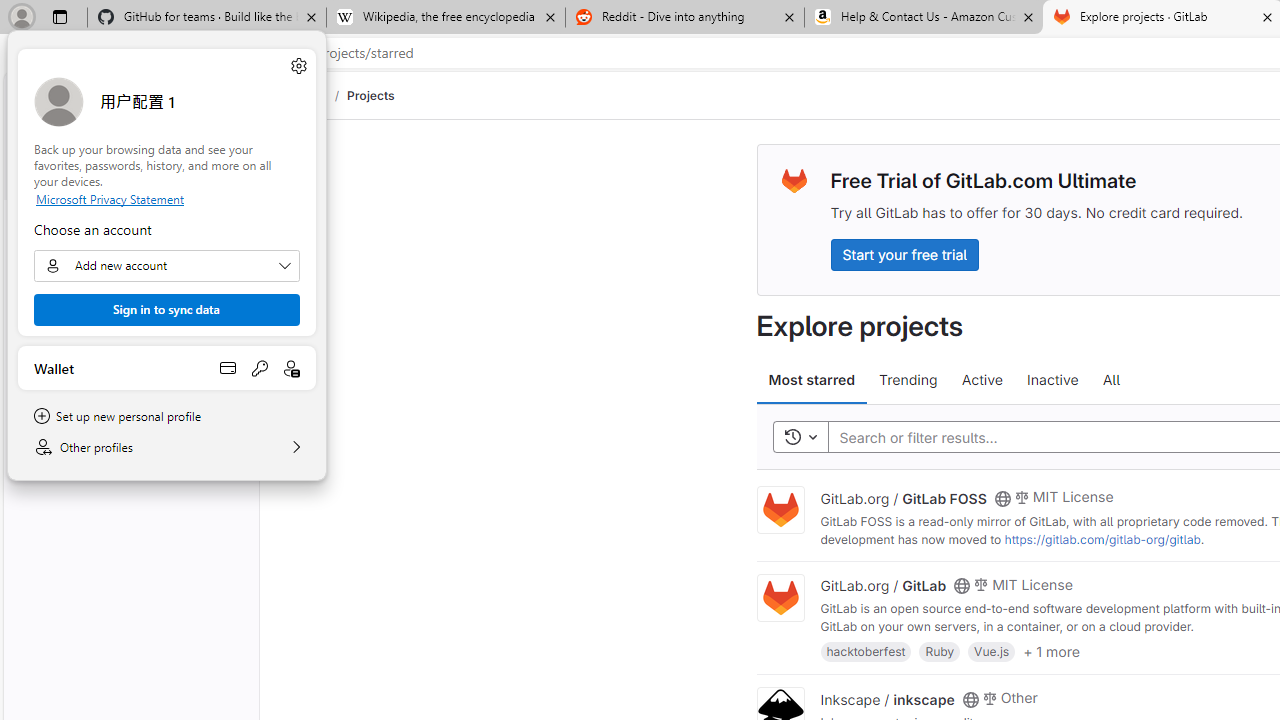  Describe the element at coordinates (992, 651) in the screenshot. I see `'Vue.js'` at that location.